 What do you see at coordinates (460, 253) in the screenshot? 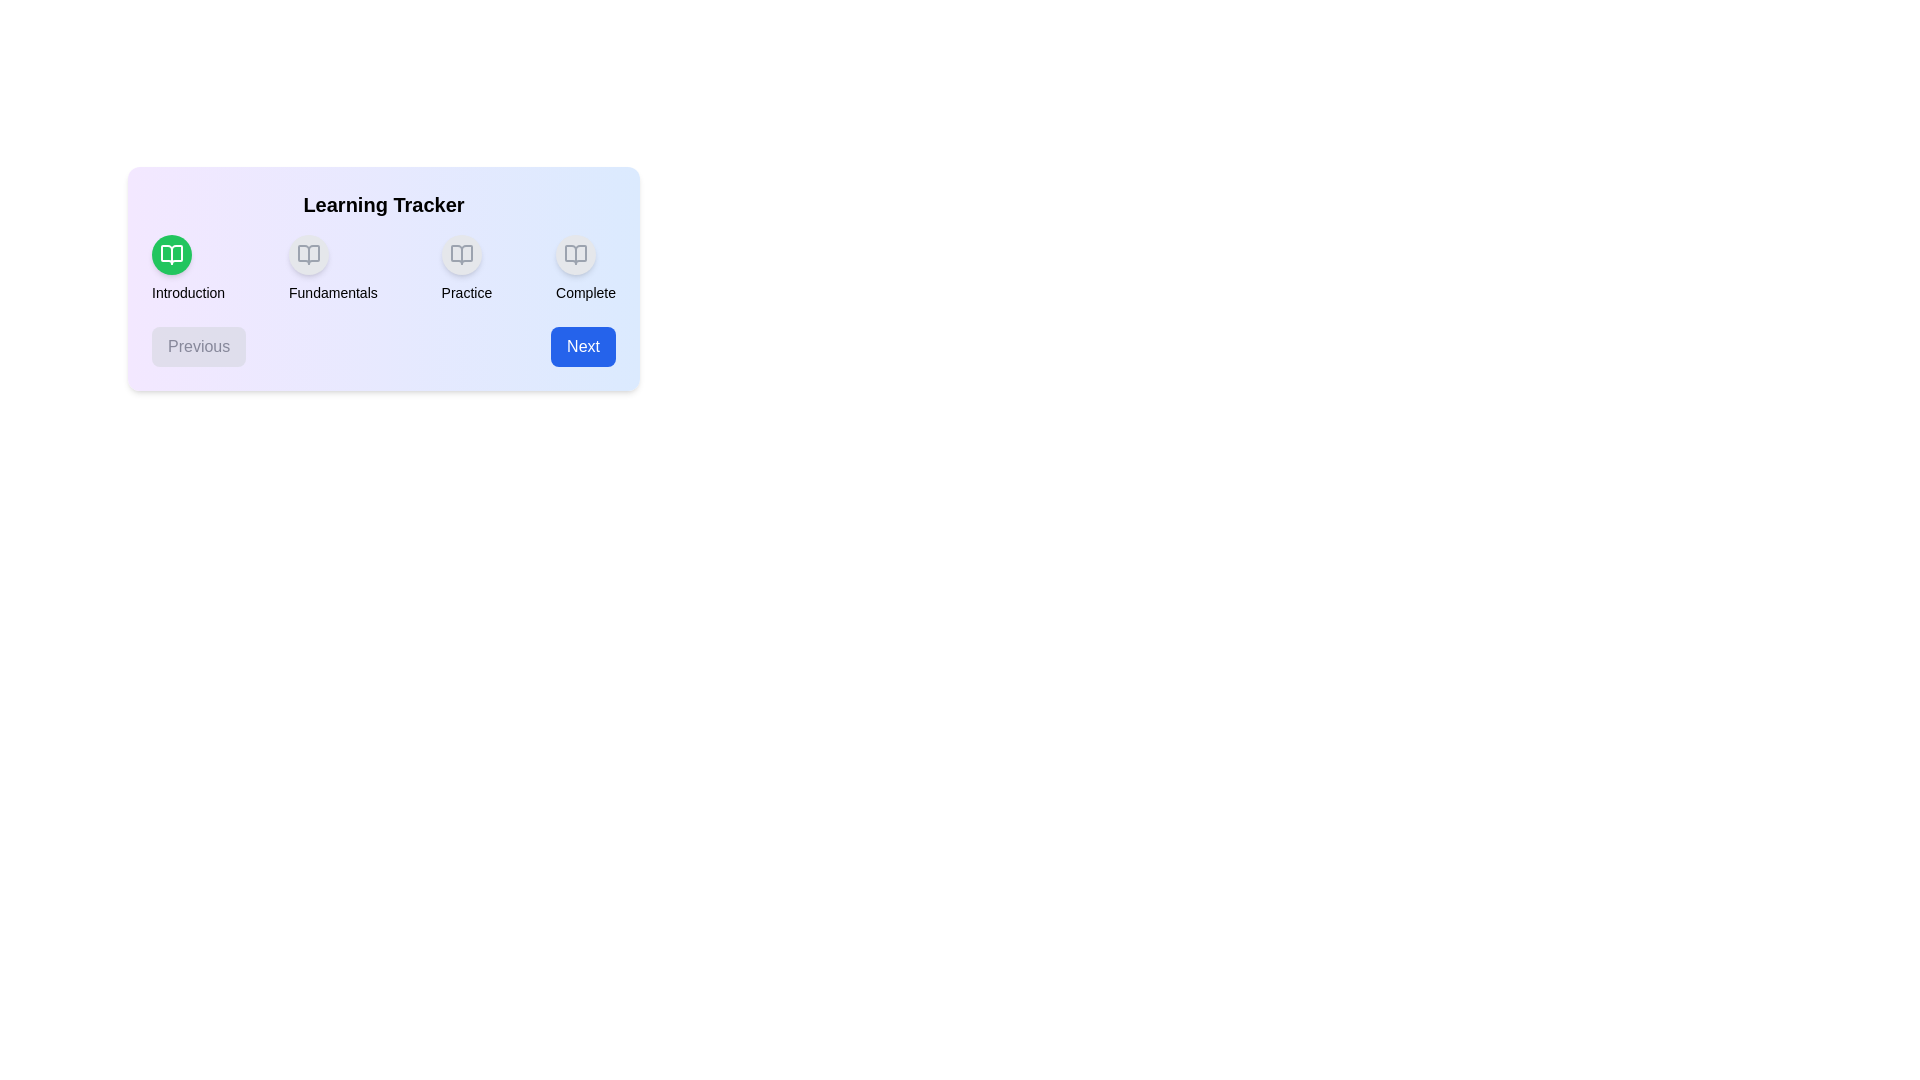
I see `the circular navigation icon with a light gray background and a gray book illustration, positioned above the 'Practice' label in the horizontal menu layout` at bounding box center [460, 253].